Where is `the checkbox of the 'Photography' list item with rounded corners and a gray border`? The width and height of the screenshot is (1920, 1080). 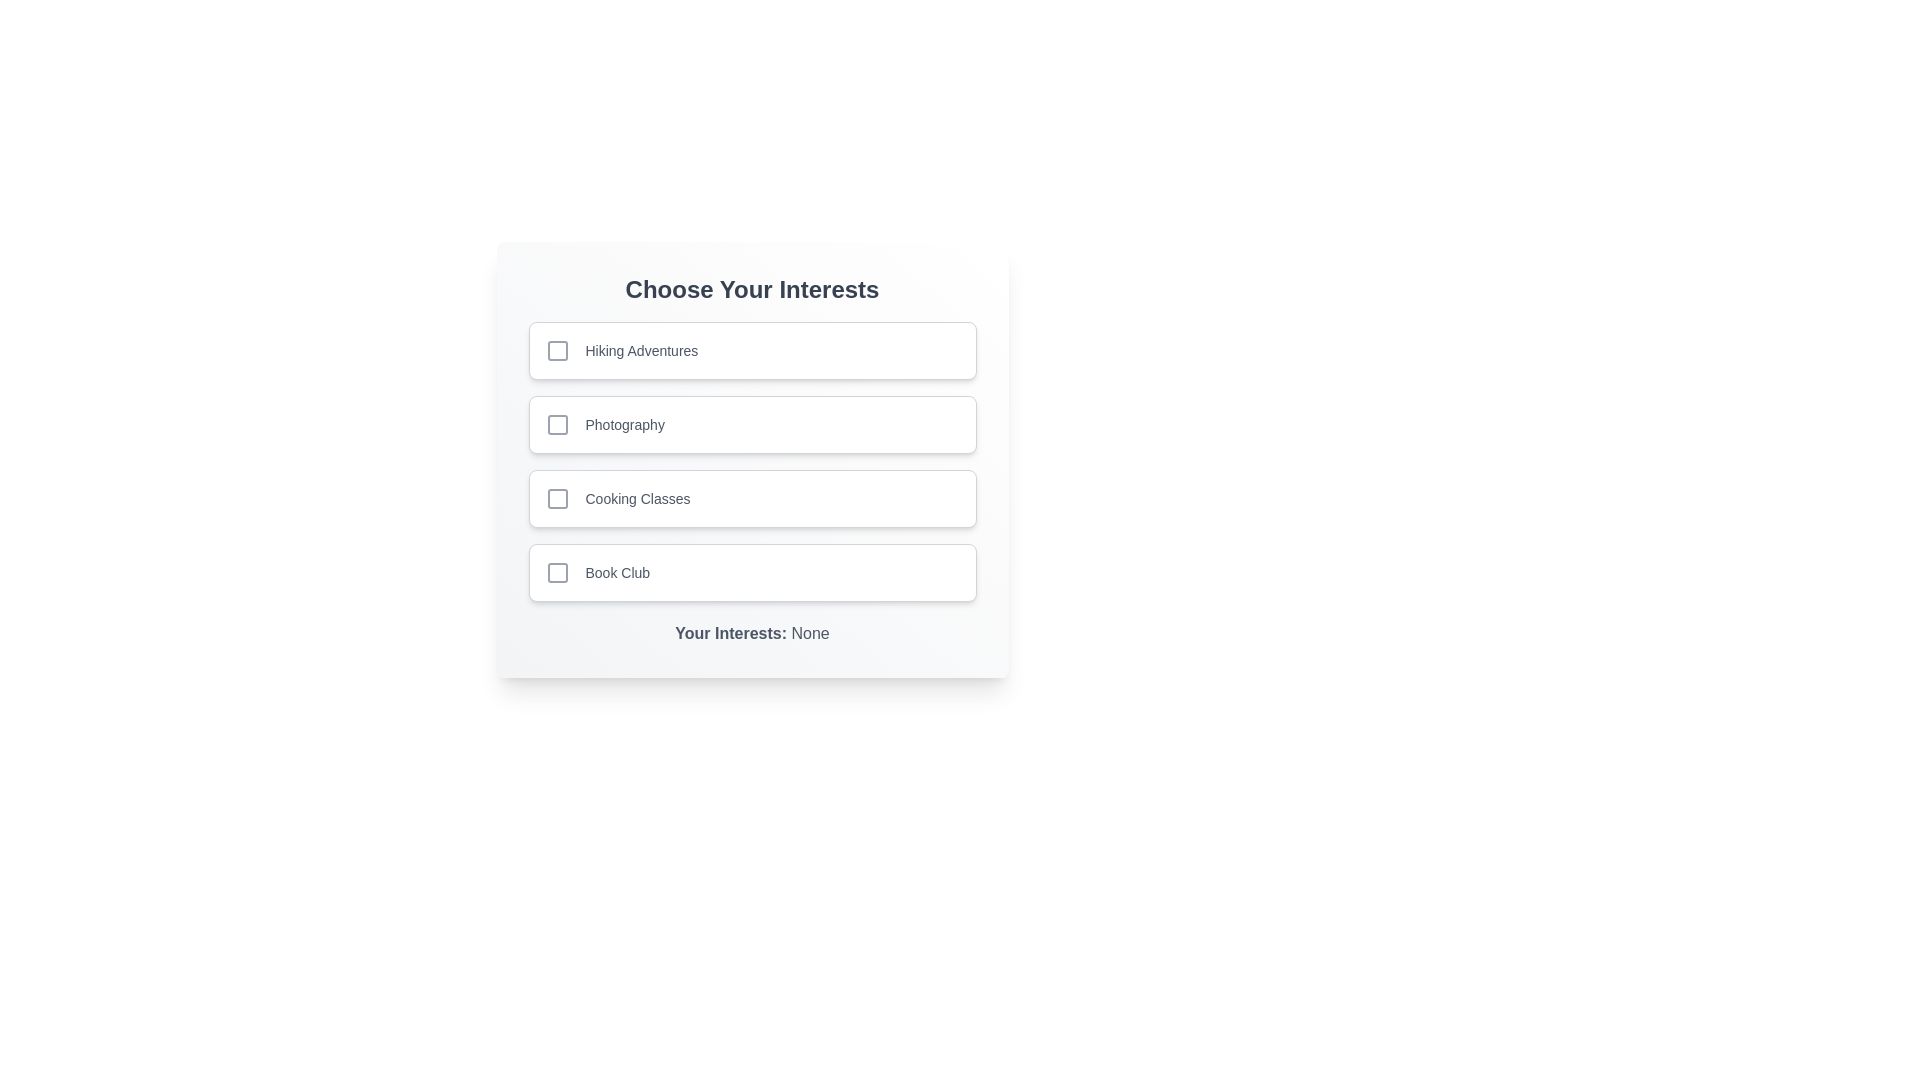 the checkbox of the 'Photography' list item with rounded corners and a gray border is located at coordinates (751, 423).